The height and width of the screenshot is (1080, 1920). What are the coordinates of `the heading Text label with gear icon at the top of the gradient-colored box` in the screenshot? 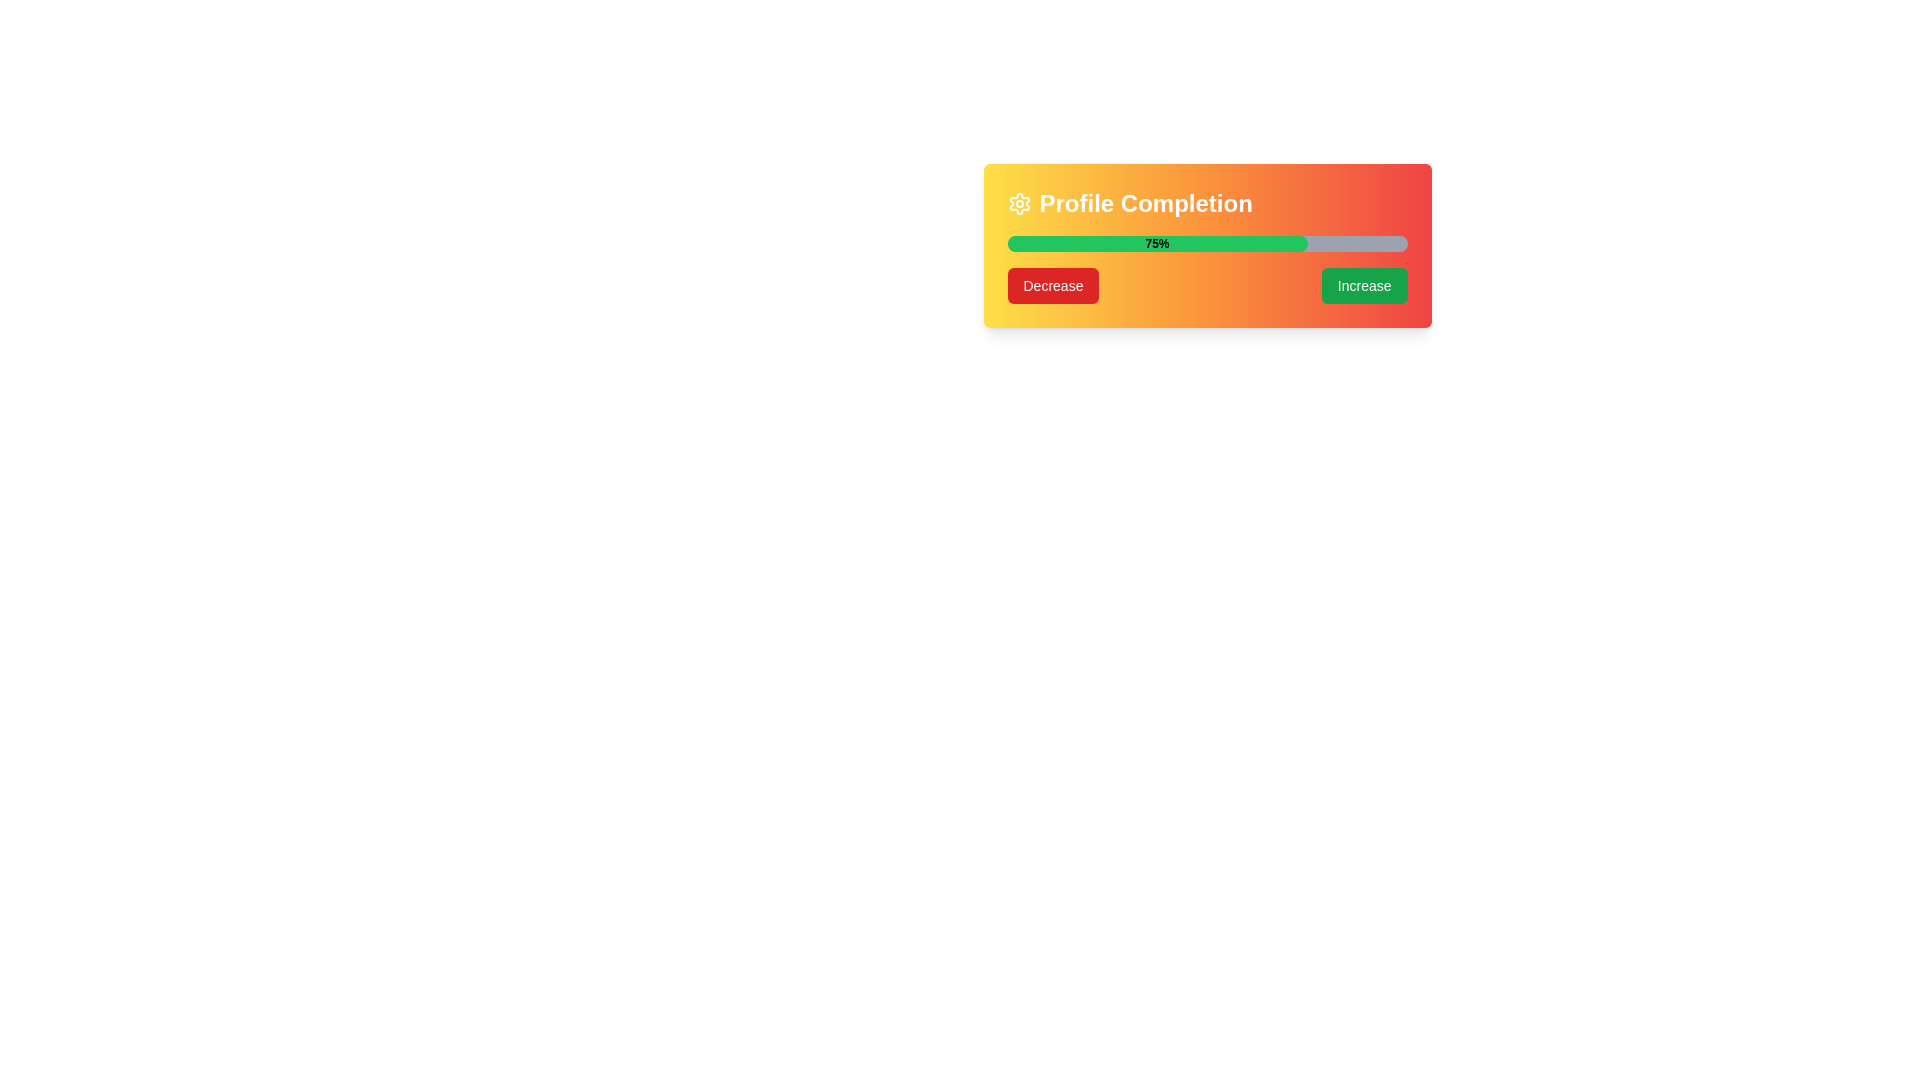 It's located at (1206, 204).